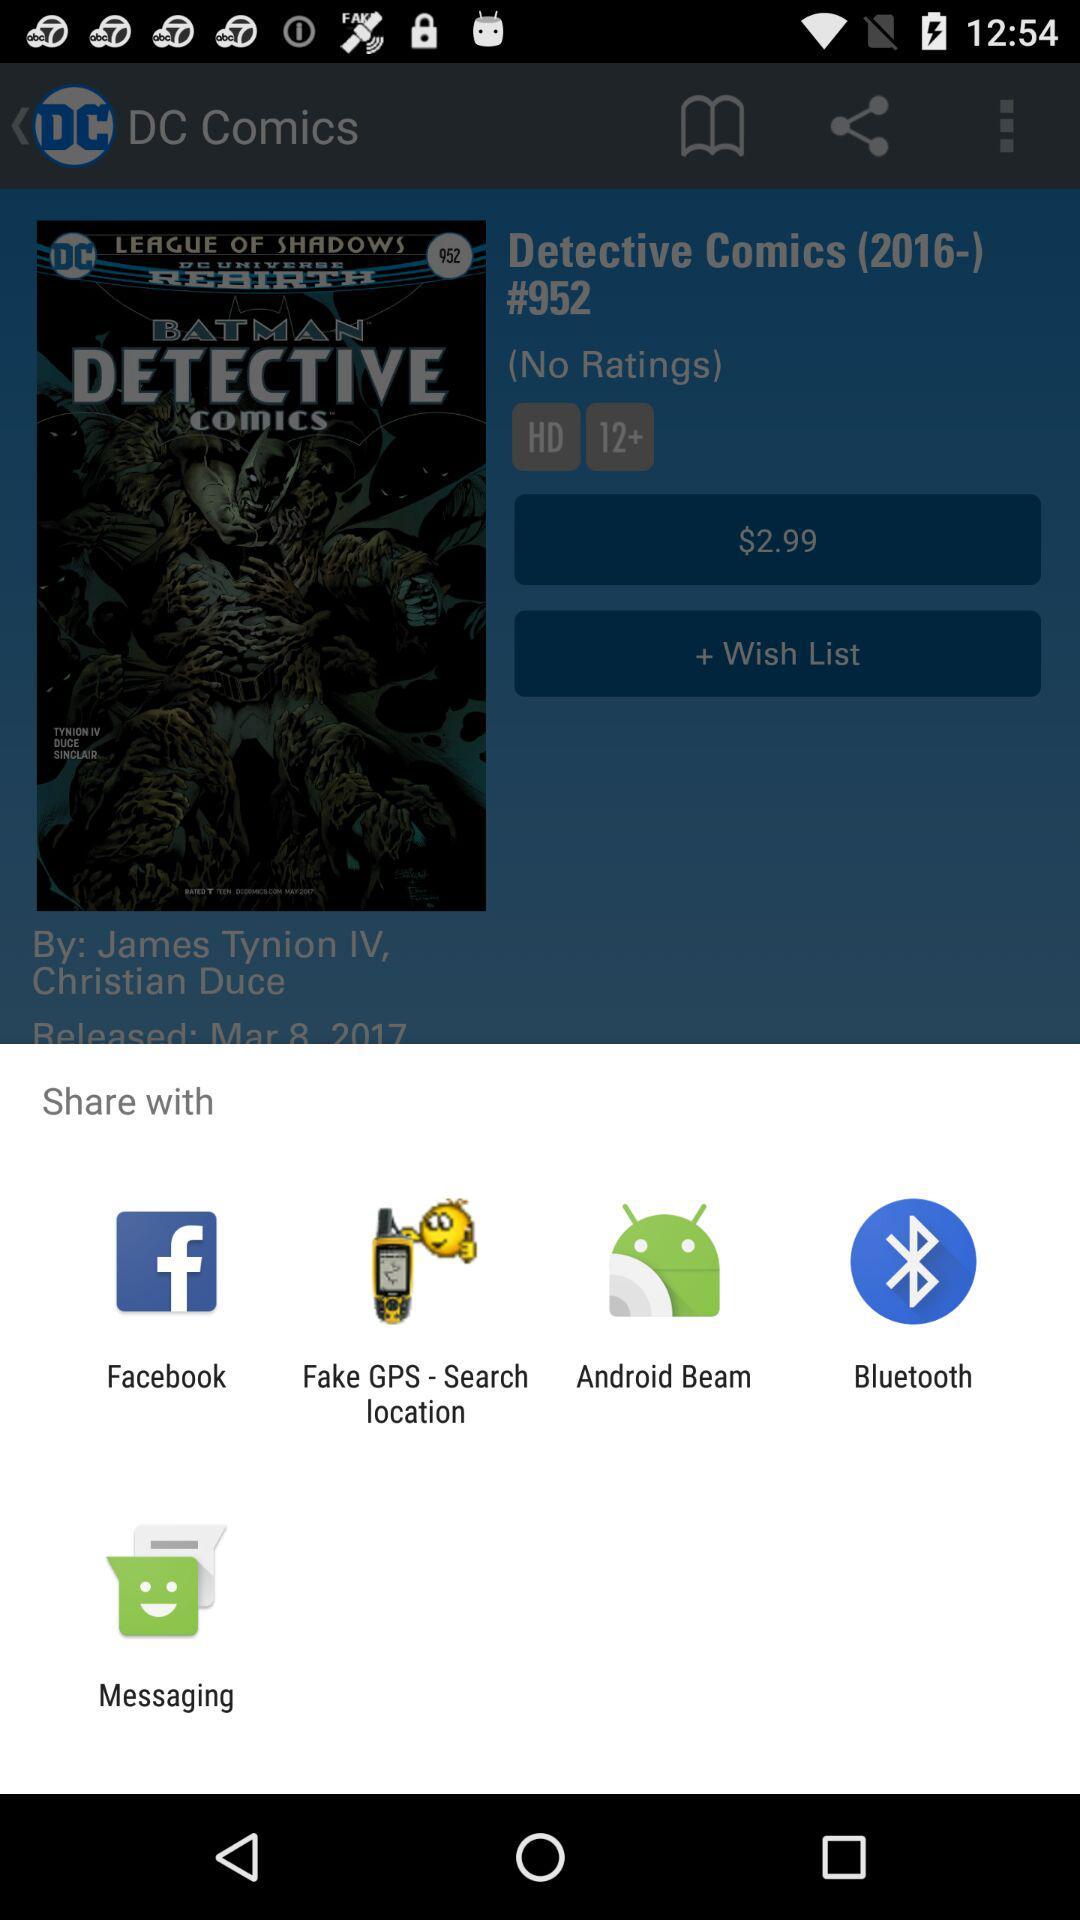 The image size is (1080, 1920). What do you see at coordinates (414, 1392) in the screenshot?
I see `fake gps search icon` at bounding box center [414, 1392].